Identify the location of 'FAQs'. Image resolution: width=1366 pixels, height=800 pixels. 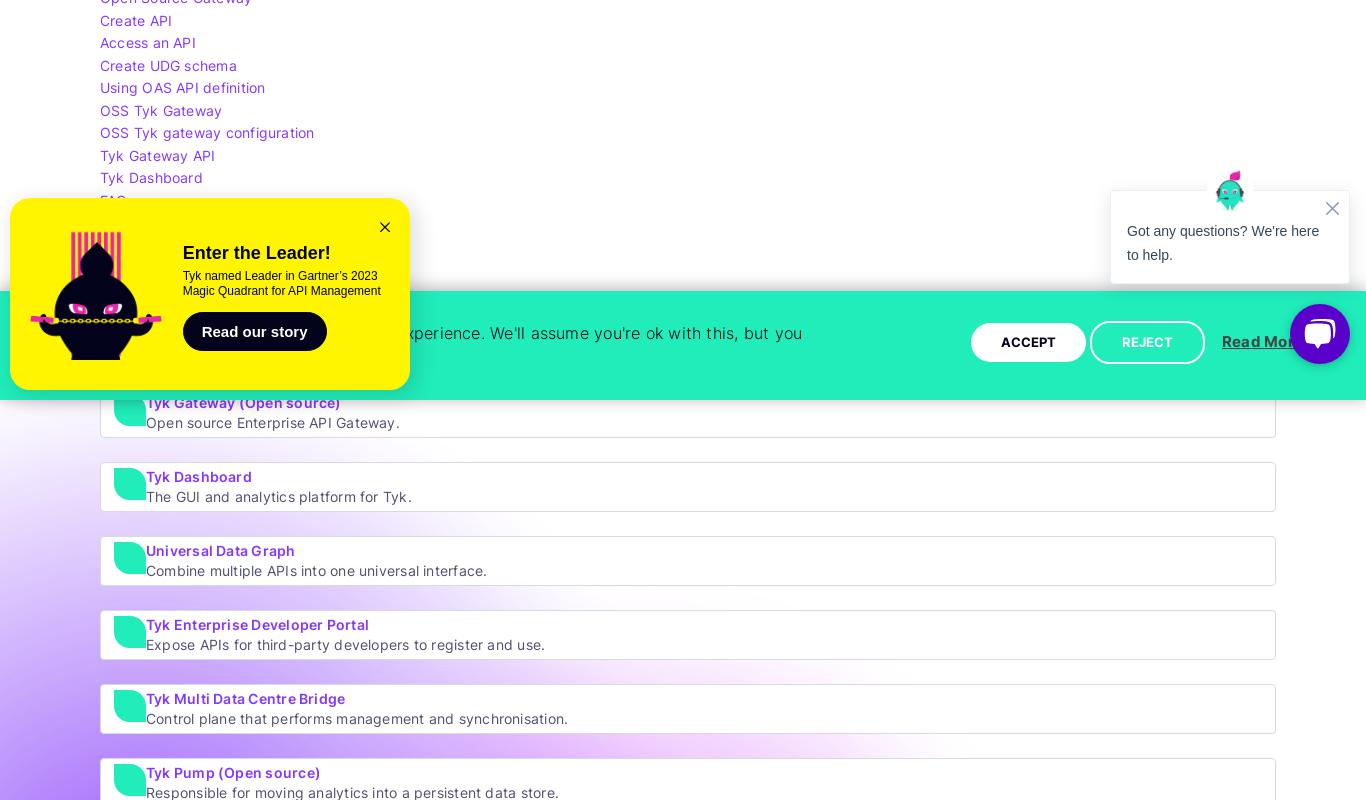
(99, 198).